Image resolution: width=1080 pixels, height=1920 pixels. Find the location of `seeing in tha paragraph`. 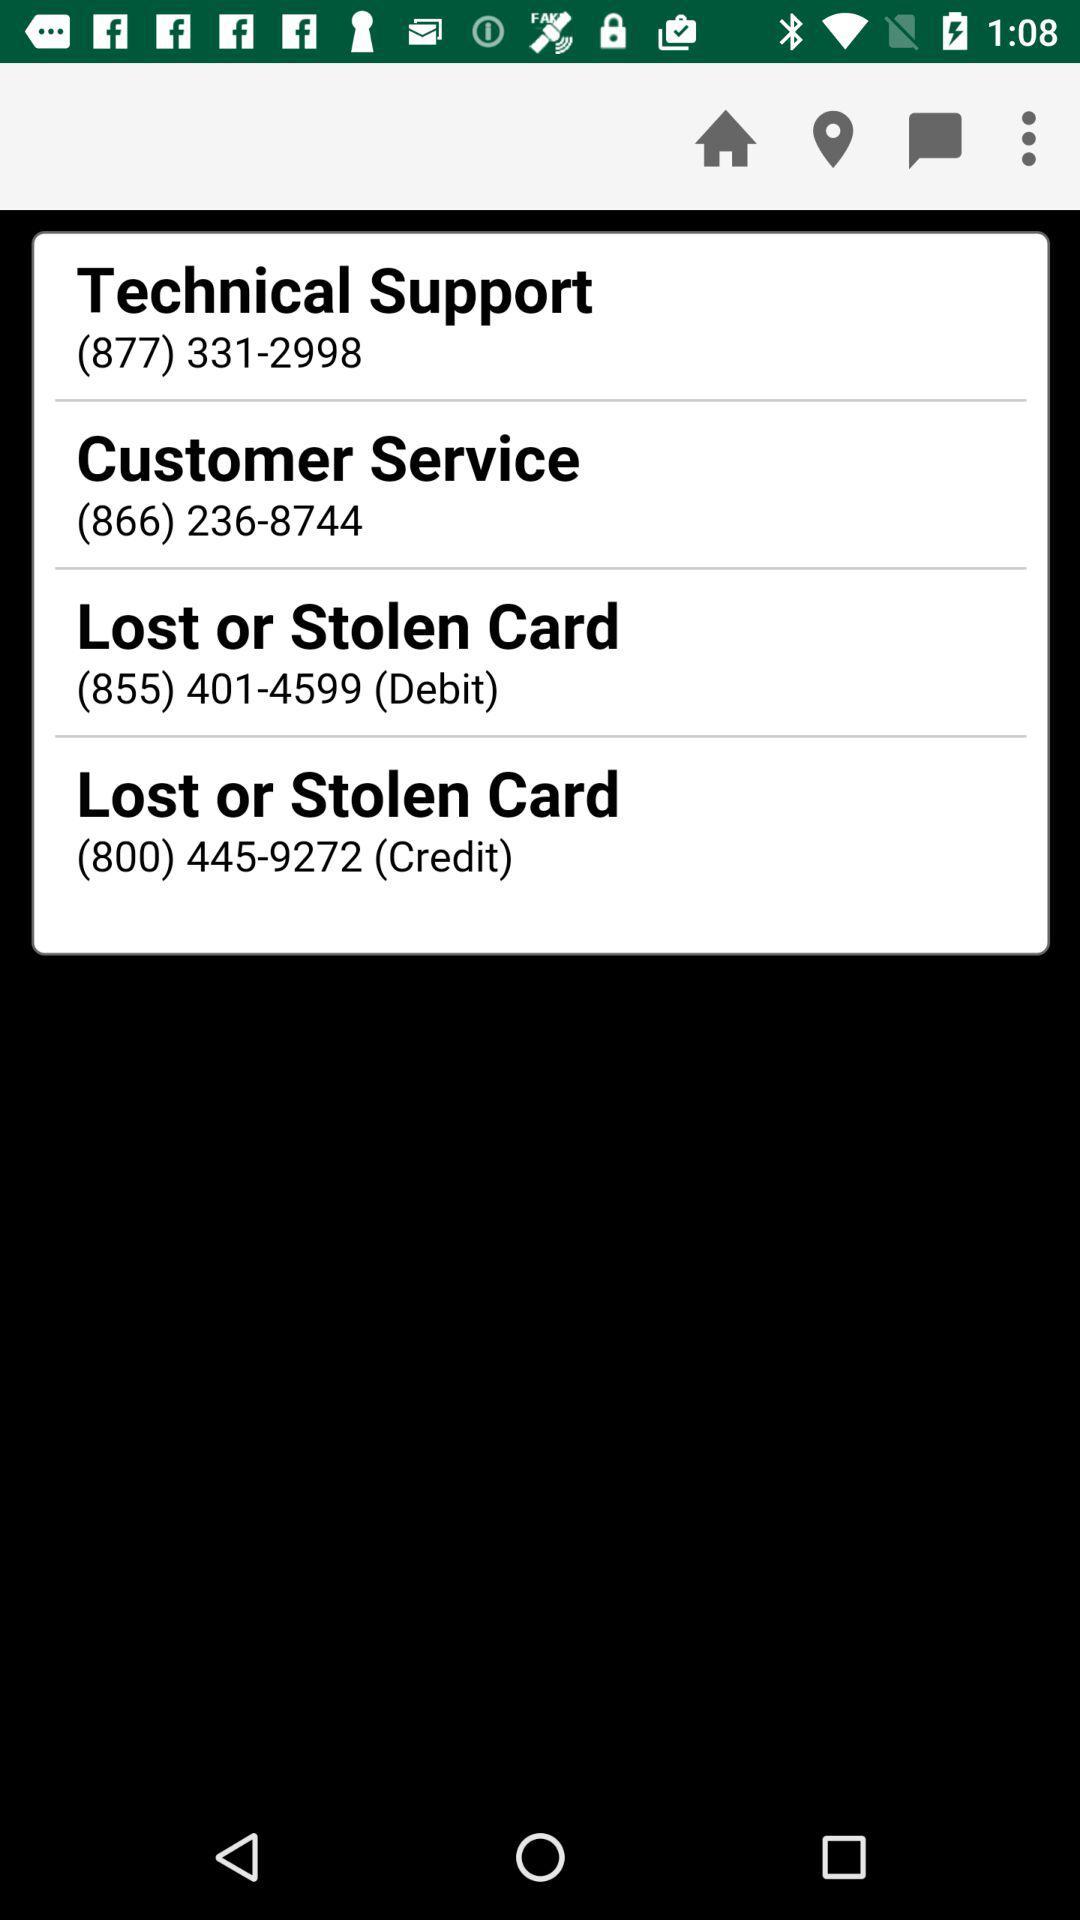

seeing in tha paragraph is located at coordinates (540, 1002).